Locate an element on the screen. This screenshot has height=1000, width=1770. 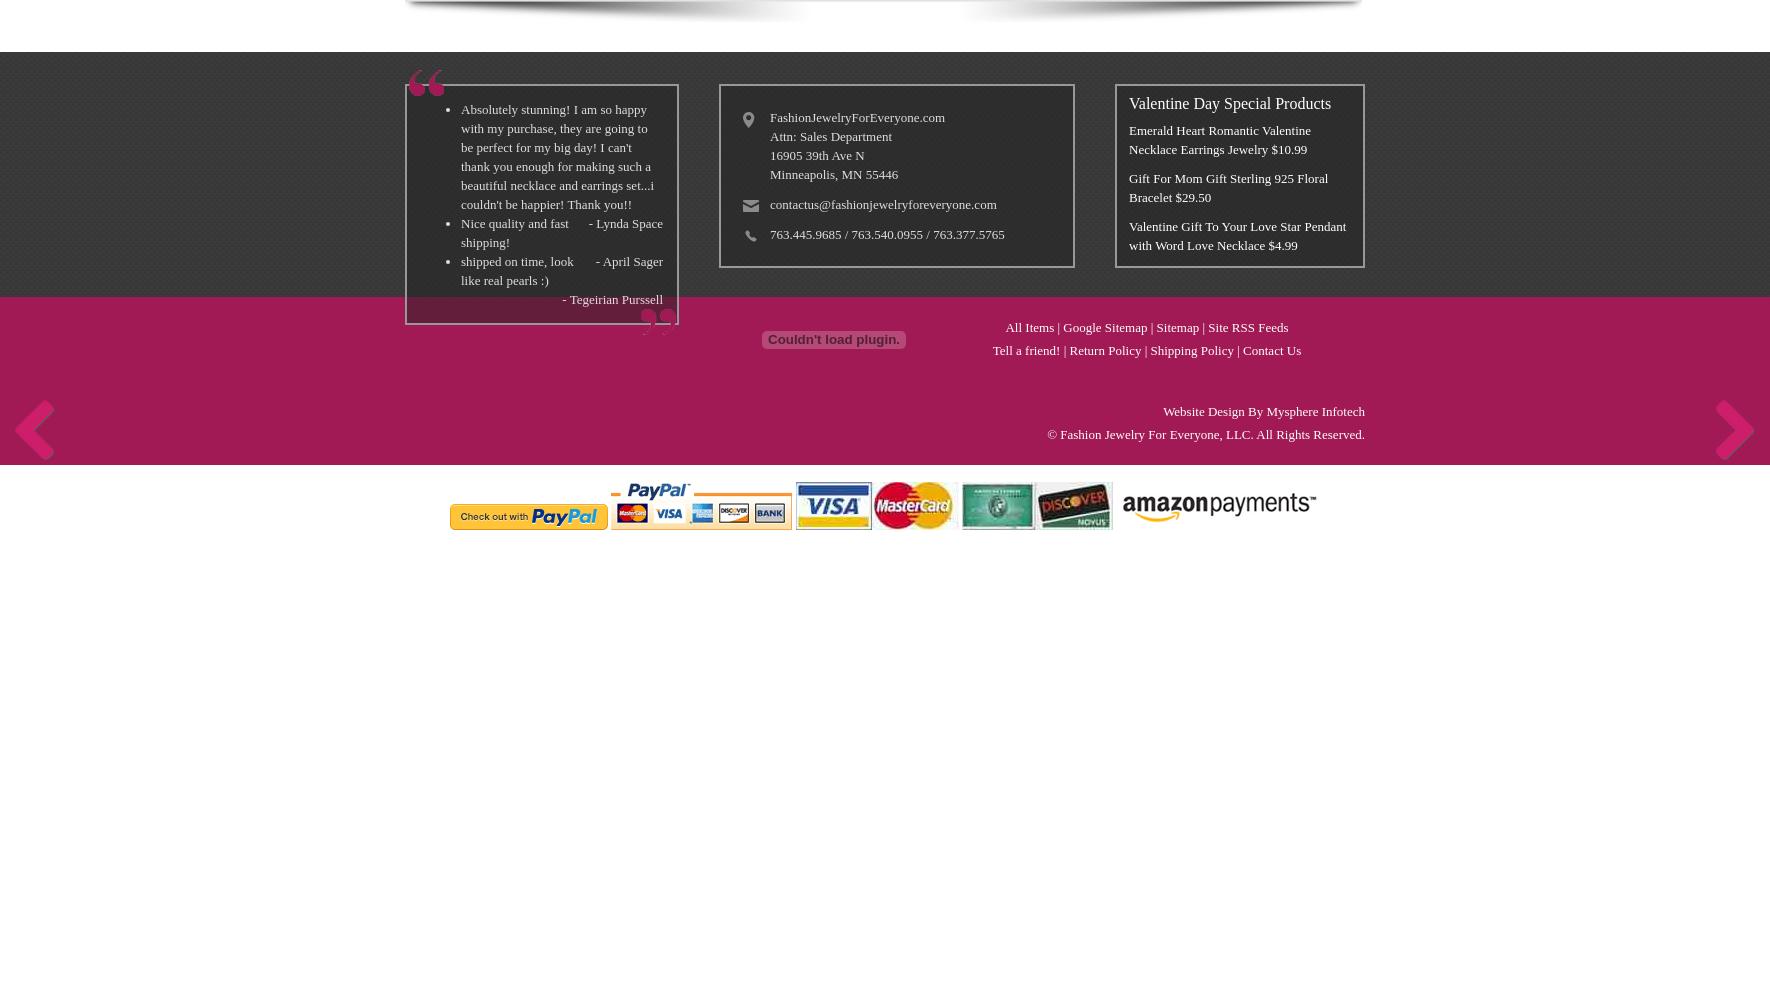
'Return Policy' is located at coordinates (1105, 349).